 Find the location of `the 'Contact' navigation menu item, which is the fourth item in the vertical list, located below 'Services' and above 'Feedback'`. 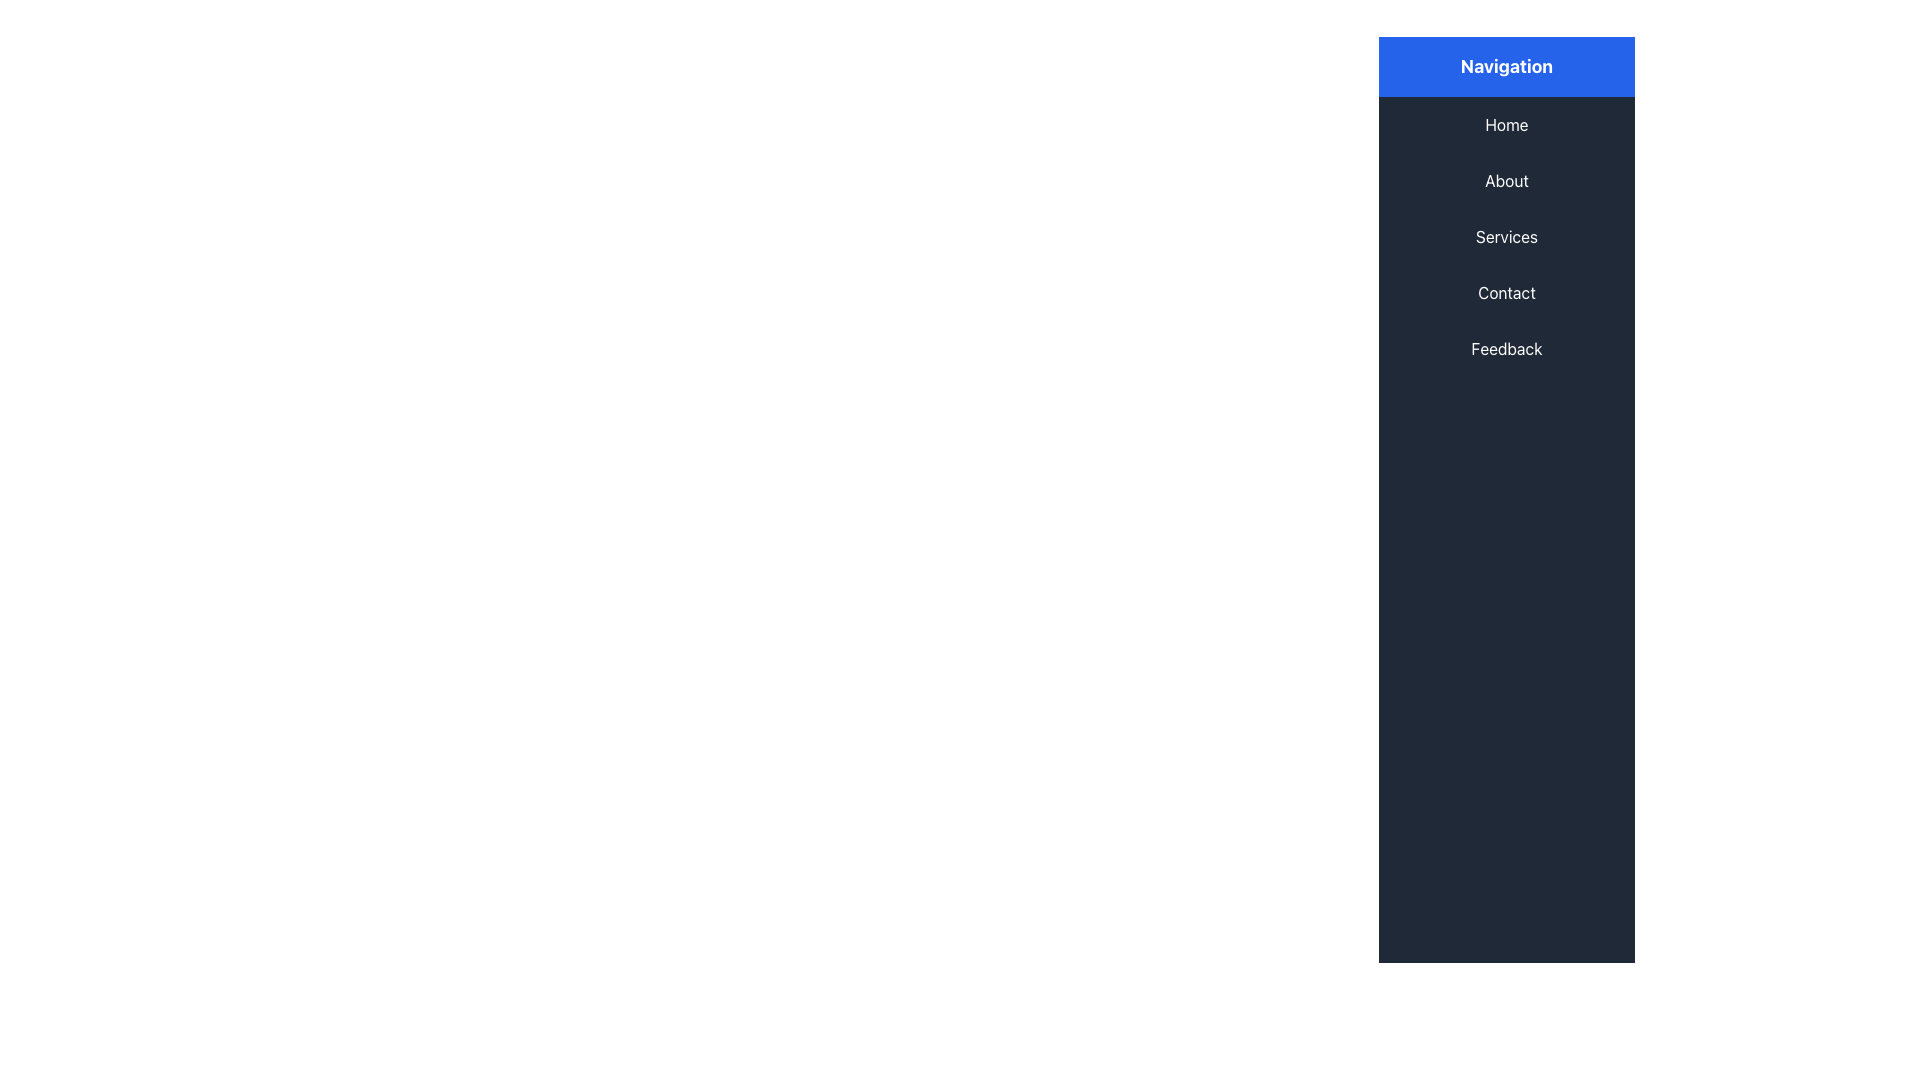

the 'Contact' navigation menu item, which is the fourth item in the vertical list, located below 'Services' and above 'Feedback' is located at coordinates (1507, 293).